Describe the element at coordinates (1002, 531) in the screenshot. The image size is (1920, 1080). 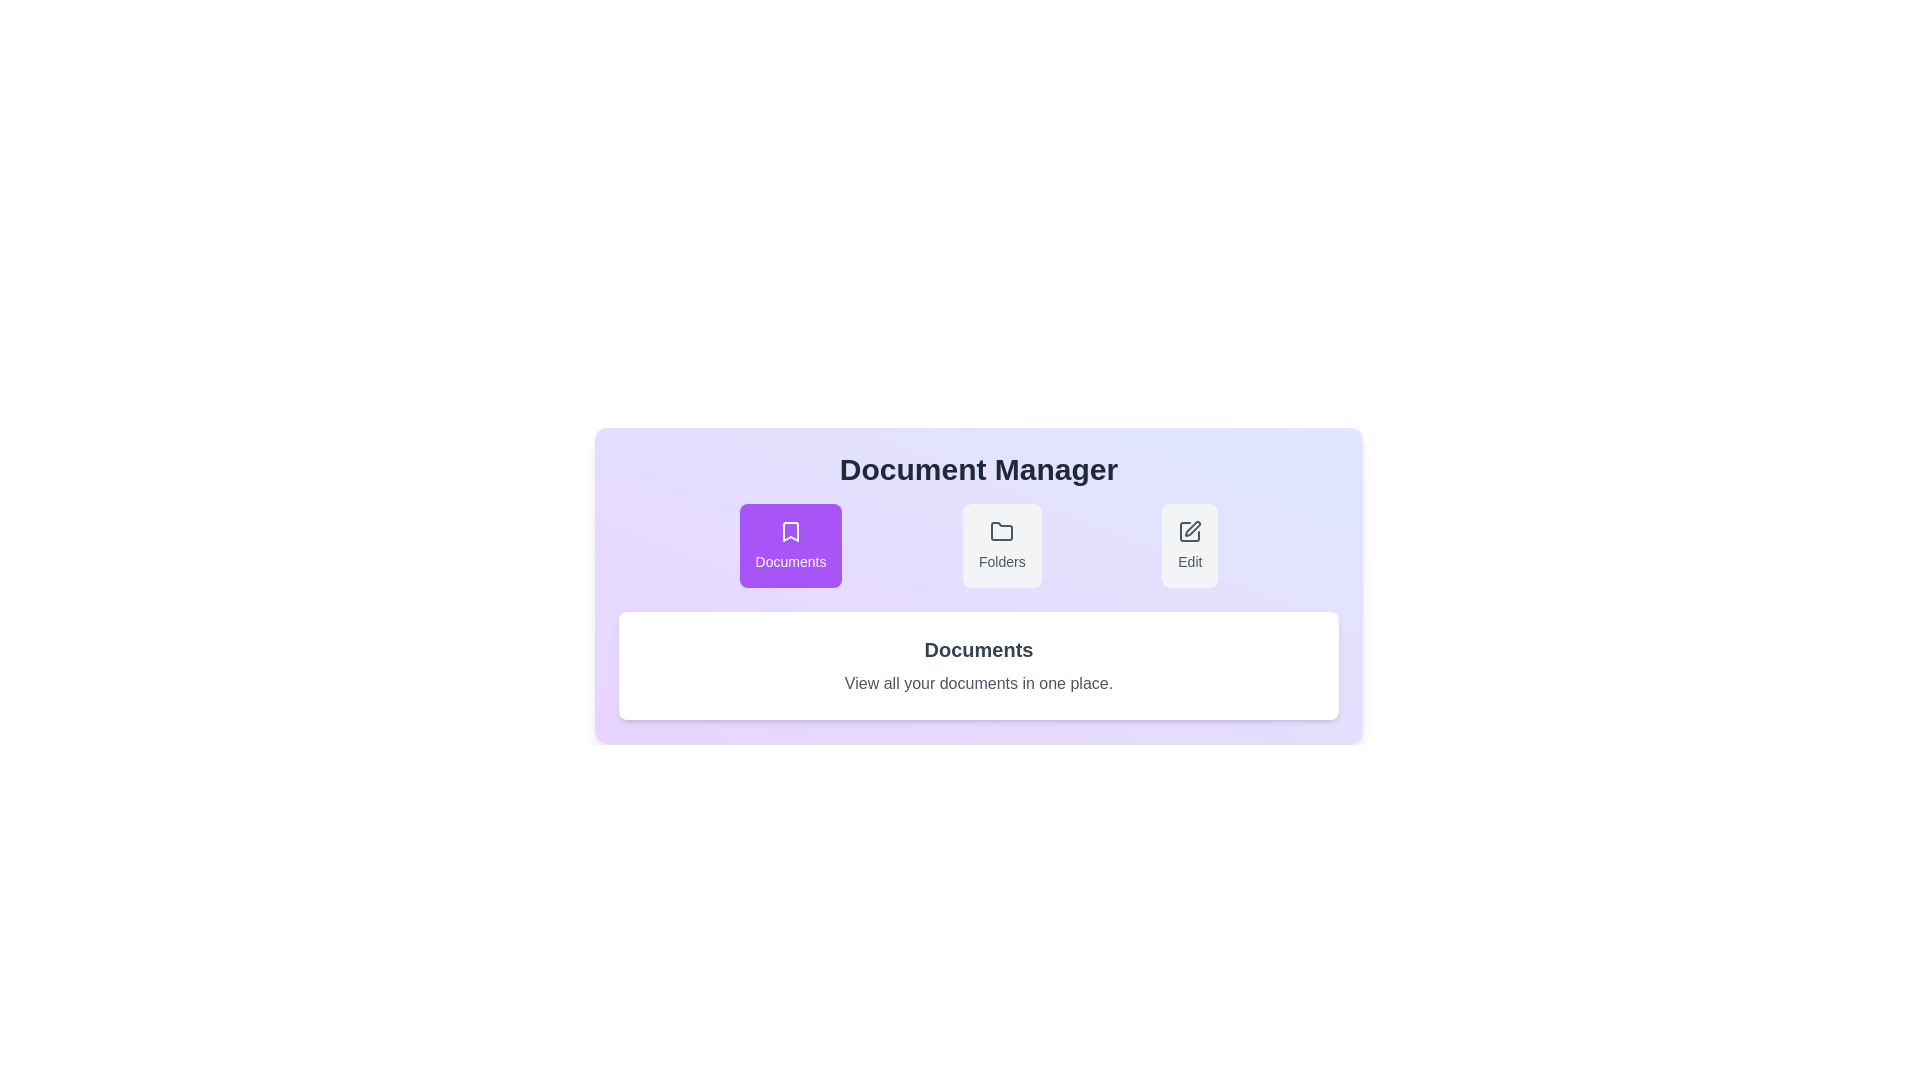
I see `the decorative folder icon located in the middle tile of the 'Folders' section under the 'Document Manager' heading` at that location.